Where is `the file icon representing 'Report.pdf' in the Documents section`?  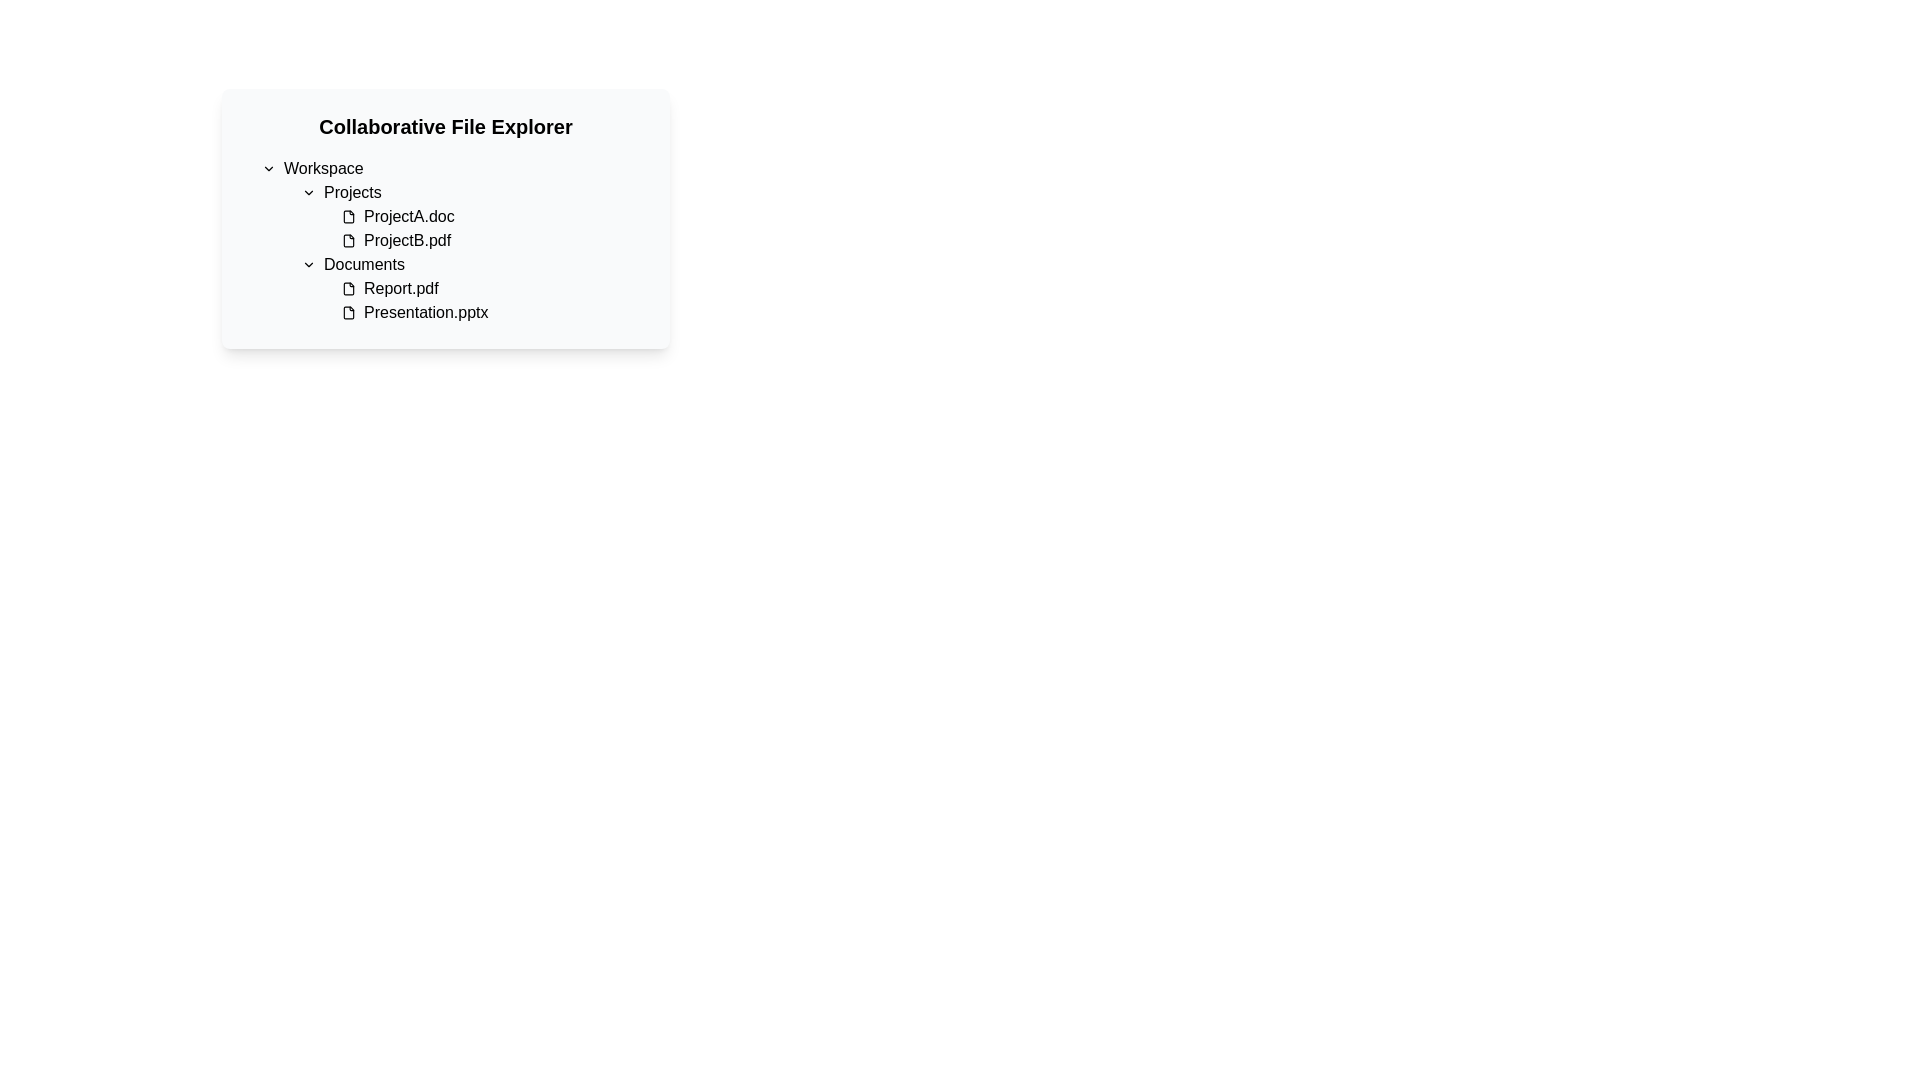 the file icon representing 'Report.pdf' in the Documents section is located at coordinates (349, 289).